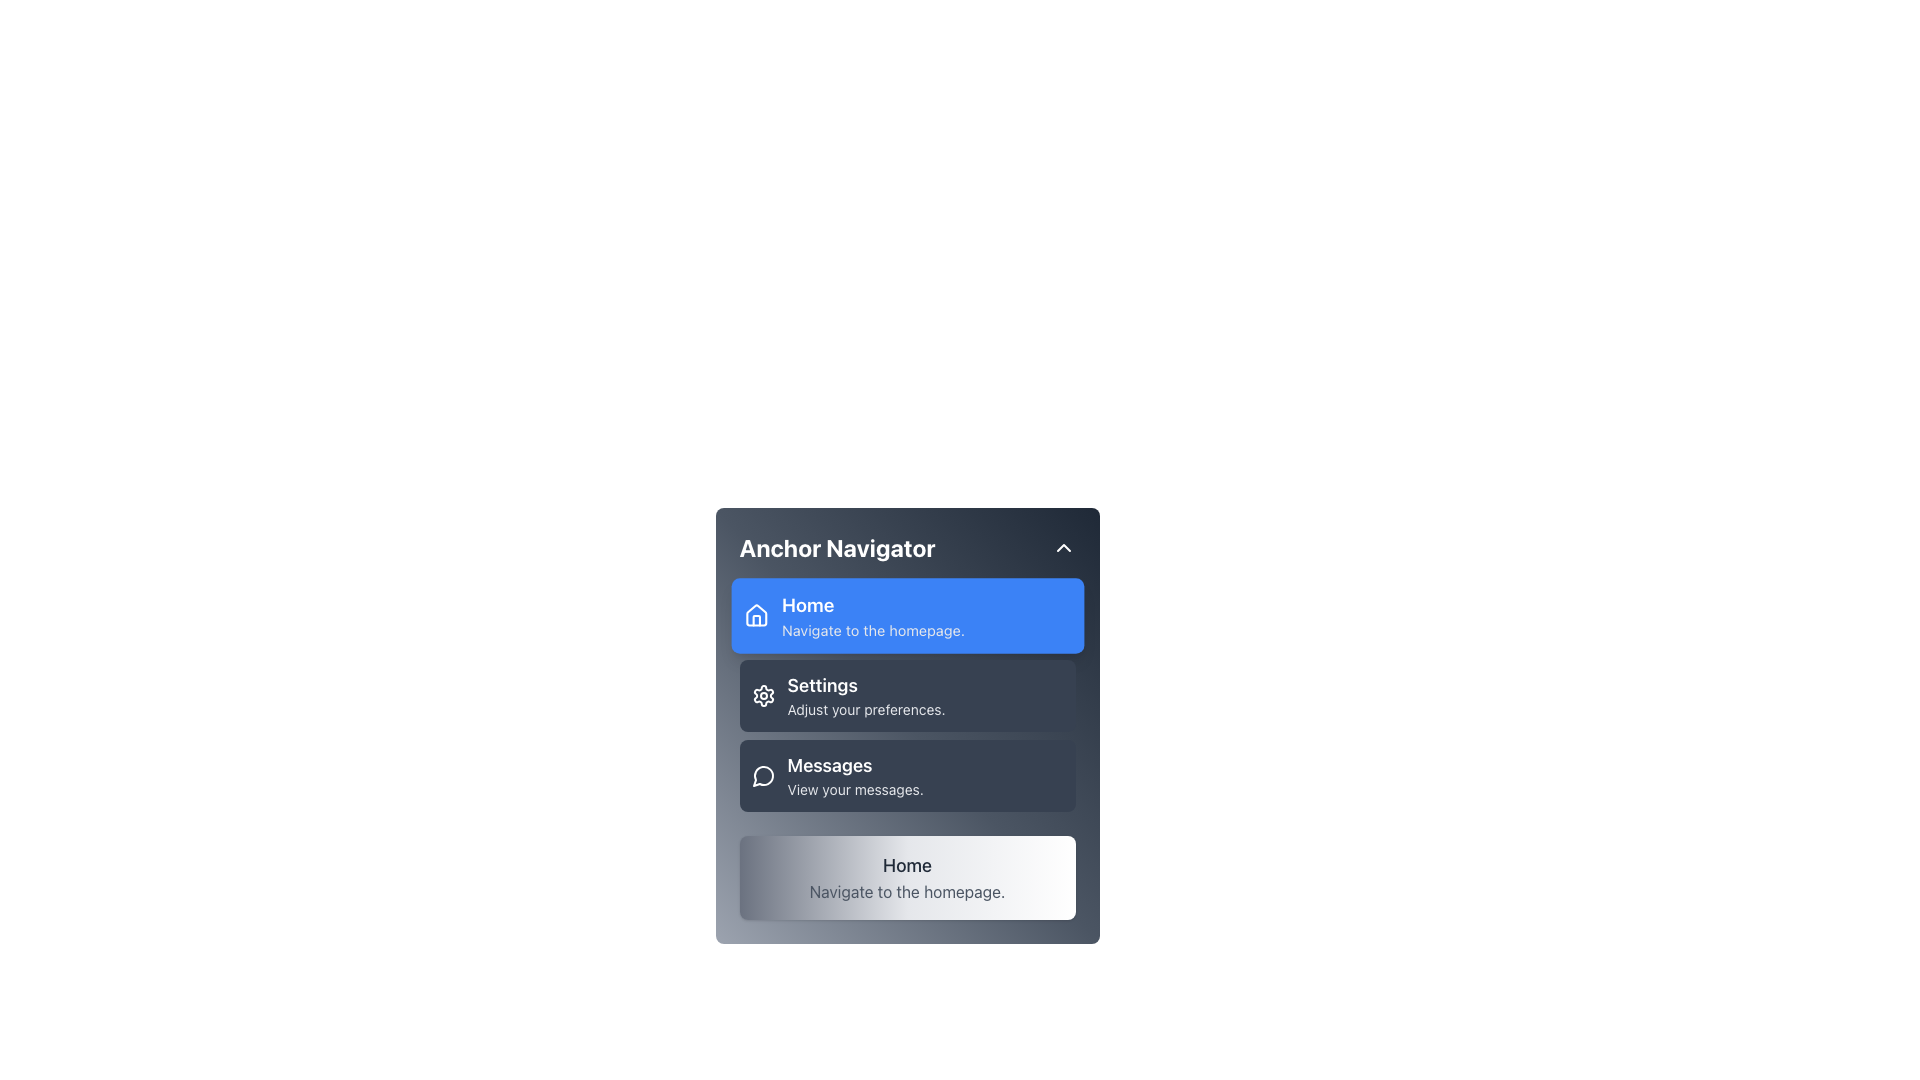  I want to click on the text label that provides additional information about the 'Home' navigation option, located below the bold 'Home' label in the left center of the interface, so click(873, 630).